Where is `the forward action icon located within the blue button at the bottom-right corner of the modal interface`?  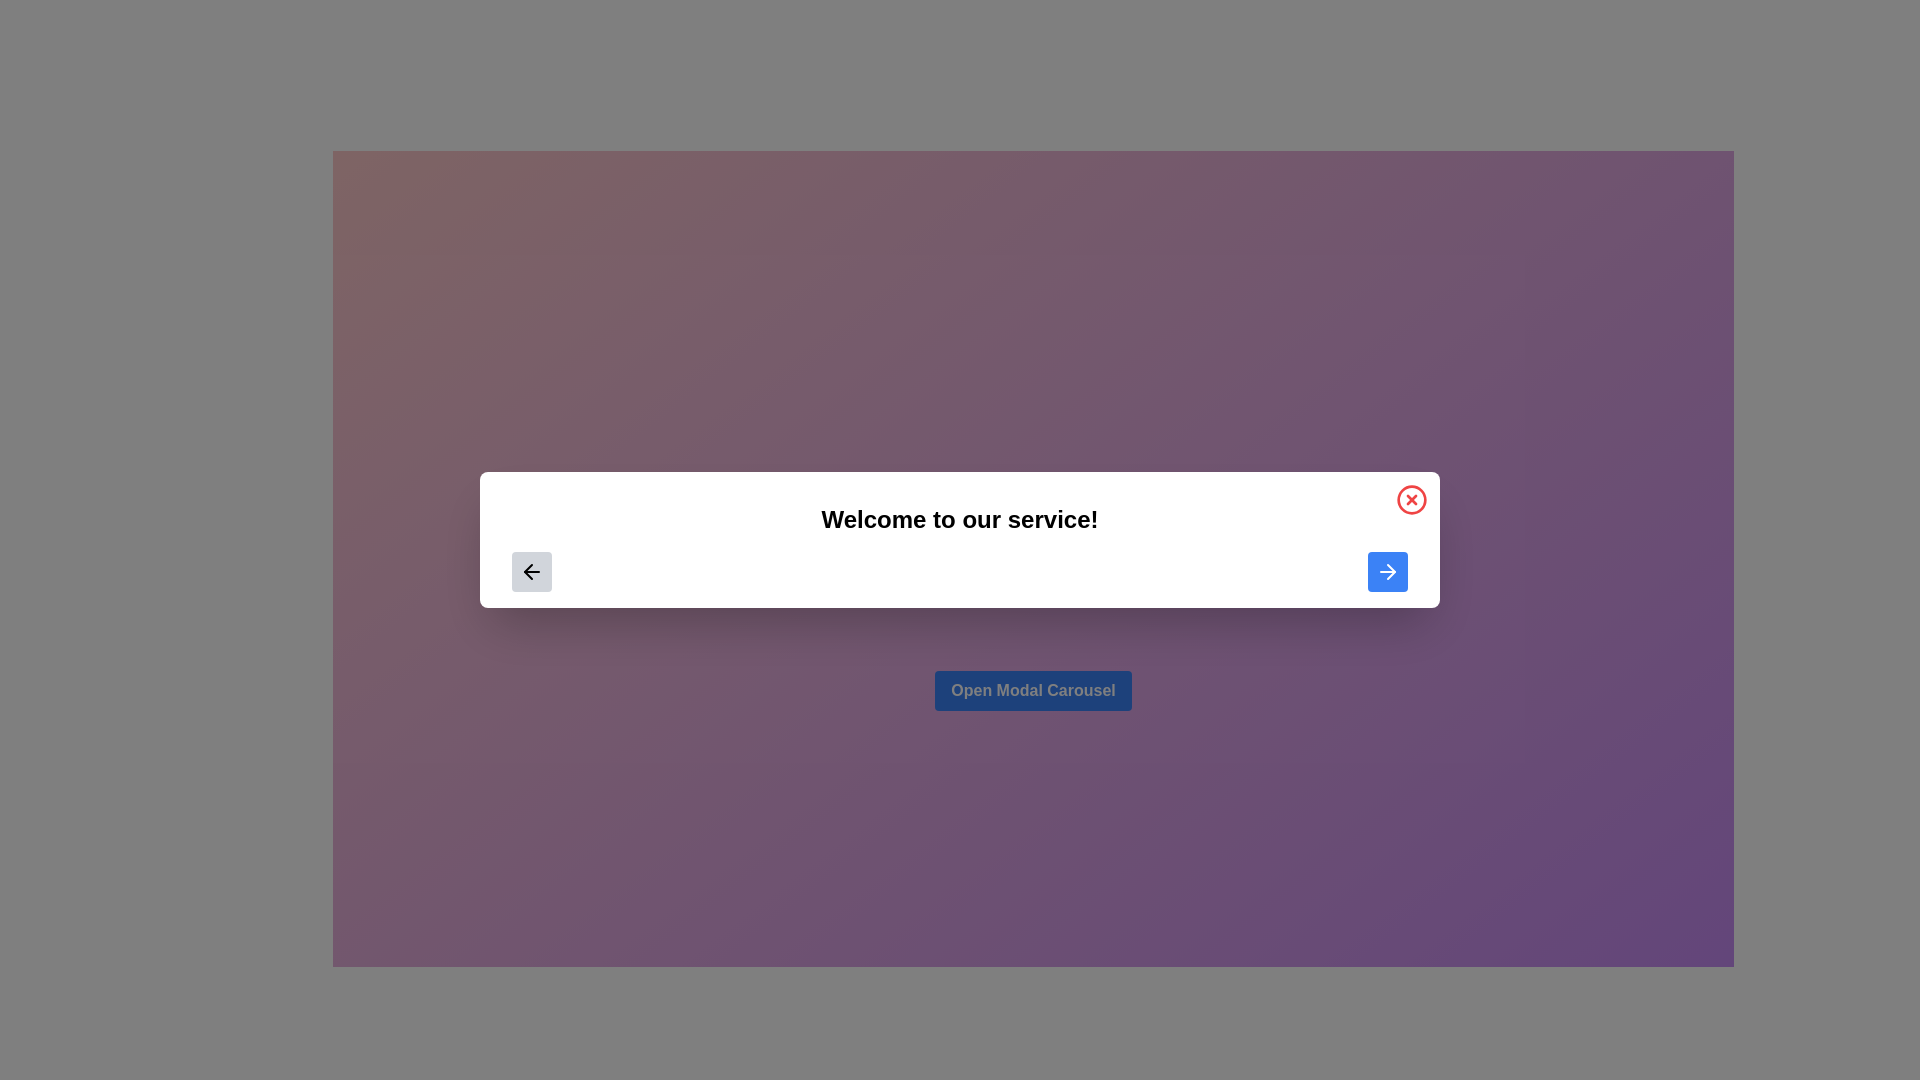 the forward action icon located within the blue button at the bottom-right corner of the modal interface is located at coordinates (1386, 571).